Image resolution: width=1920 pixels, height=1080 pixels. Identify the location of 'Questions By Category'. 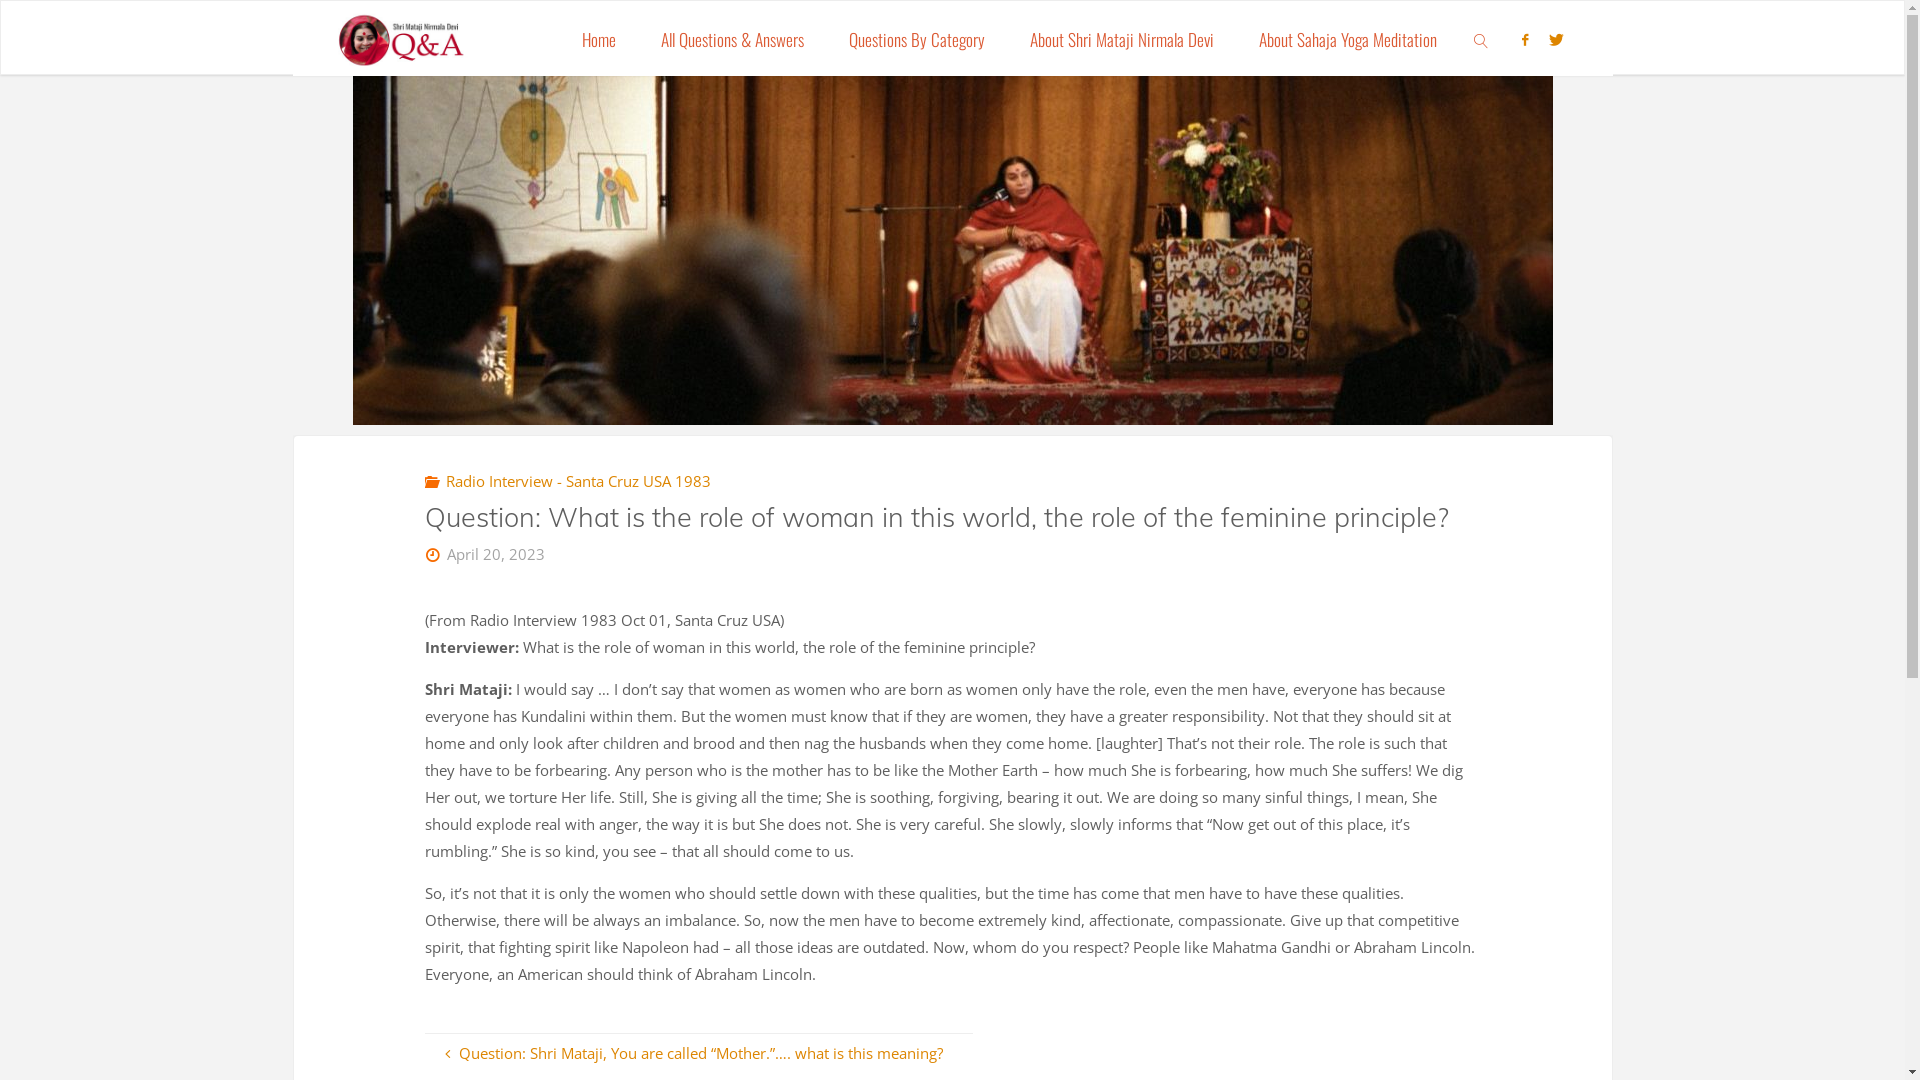
(825, 38).